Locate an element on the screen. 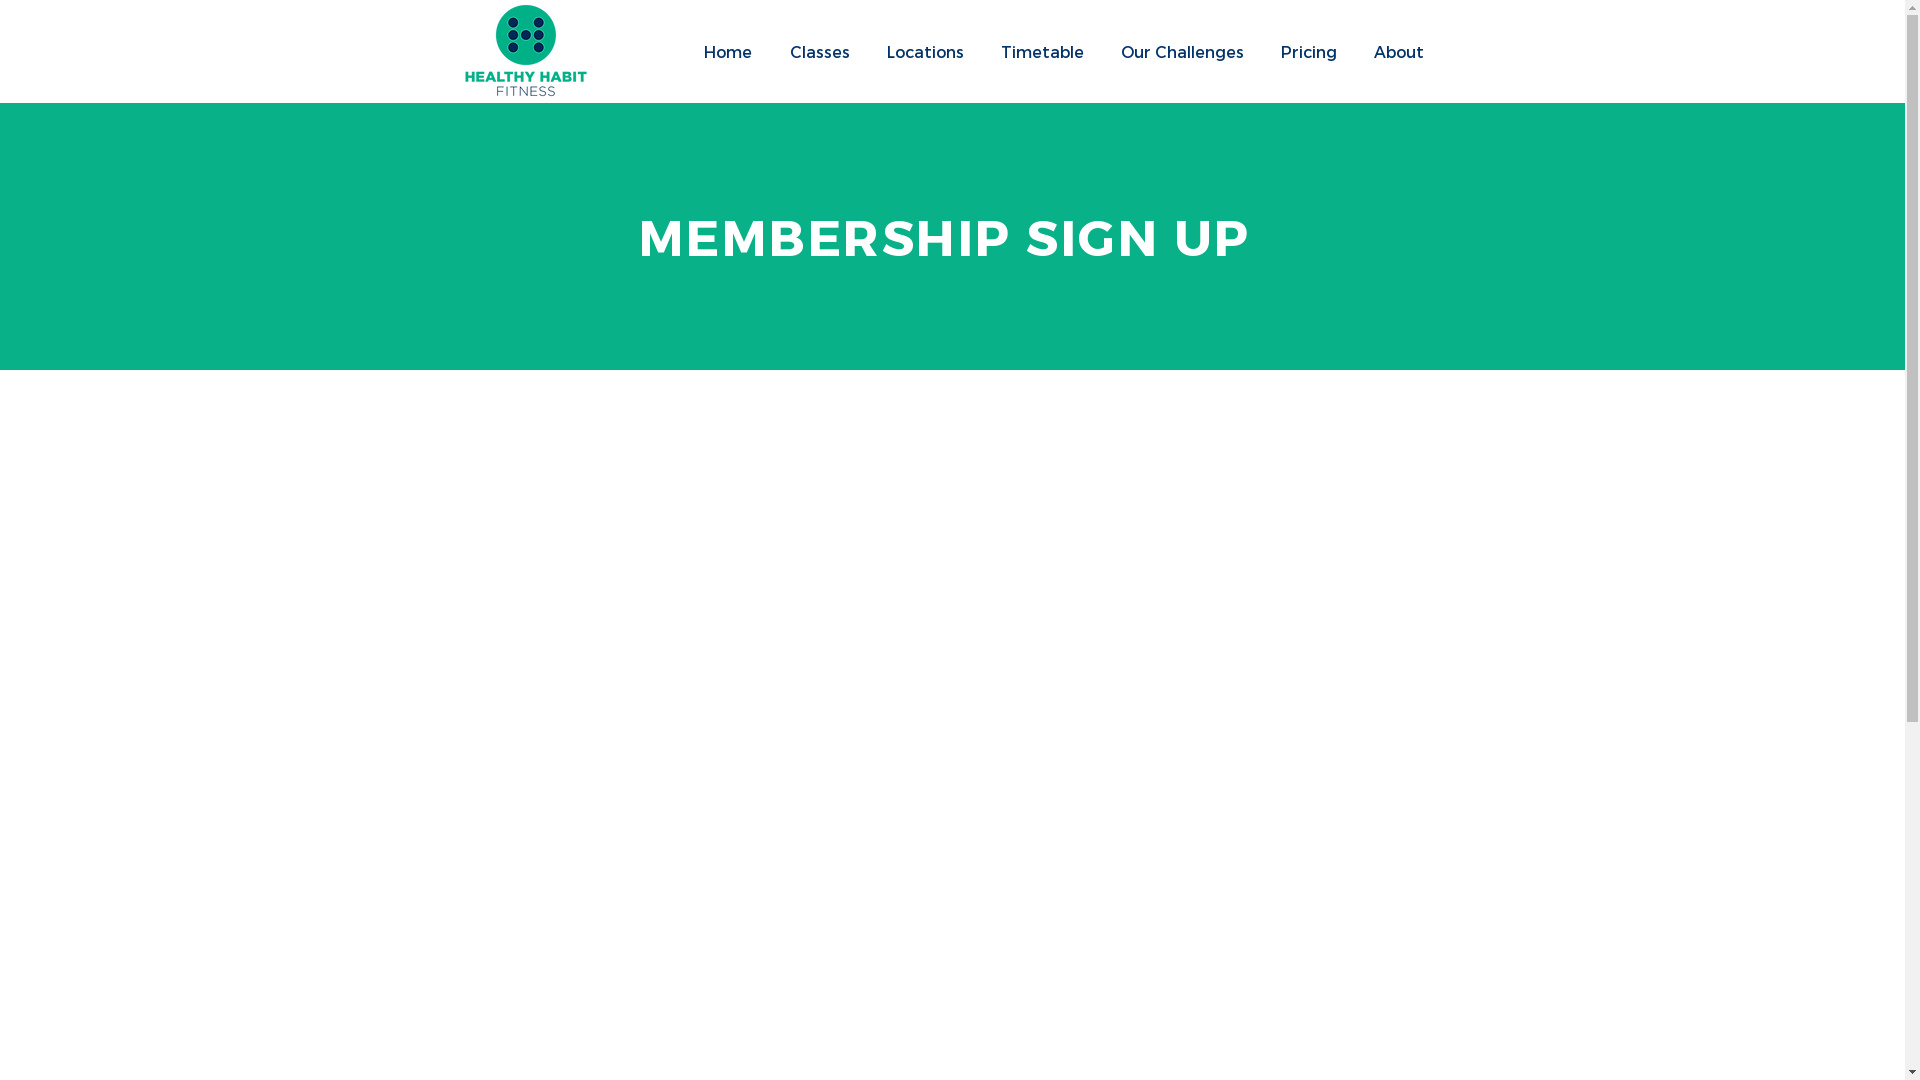 The height and width of the screenshot is (1080, 1920). 'Home' is located at coordinates (684, 50).